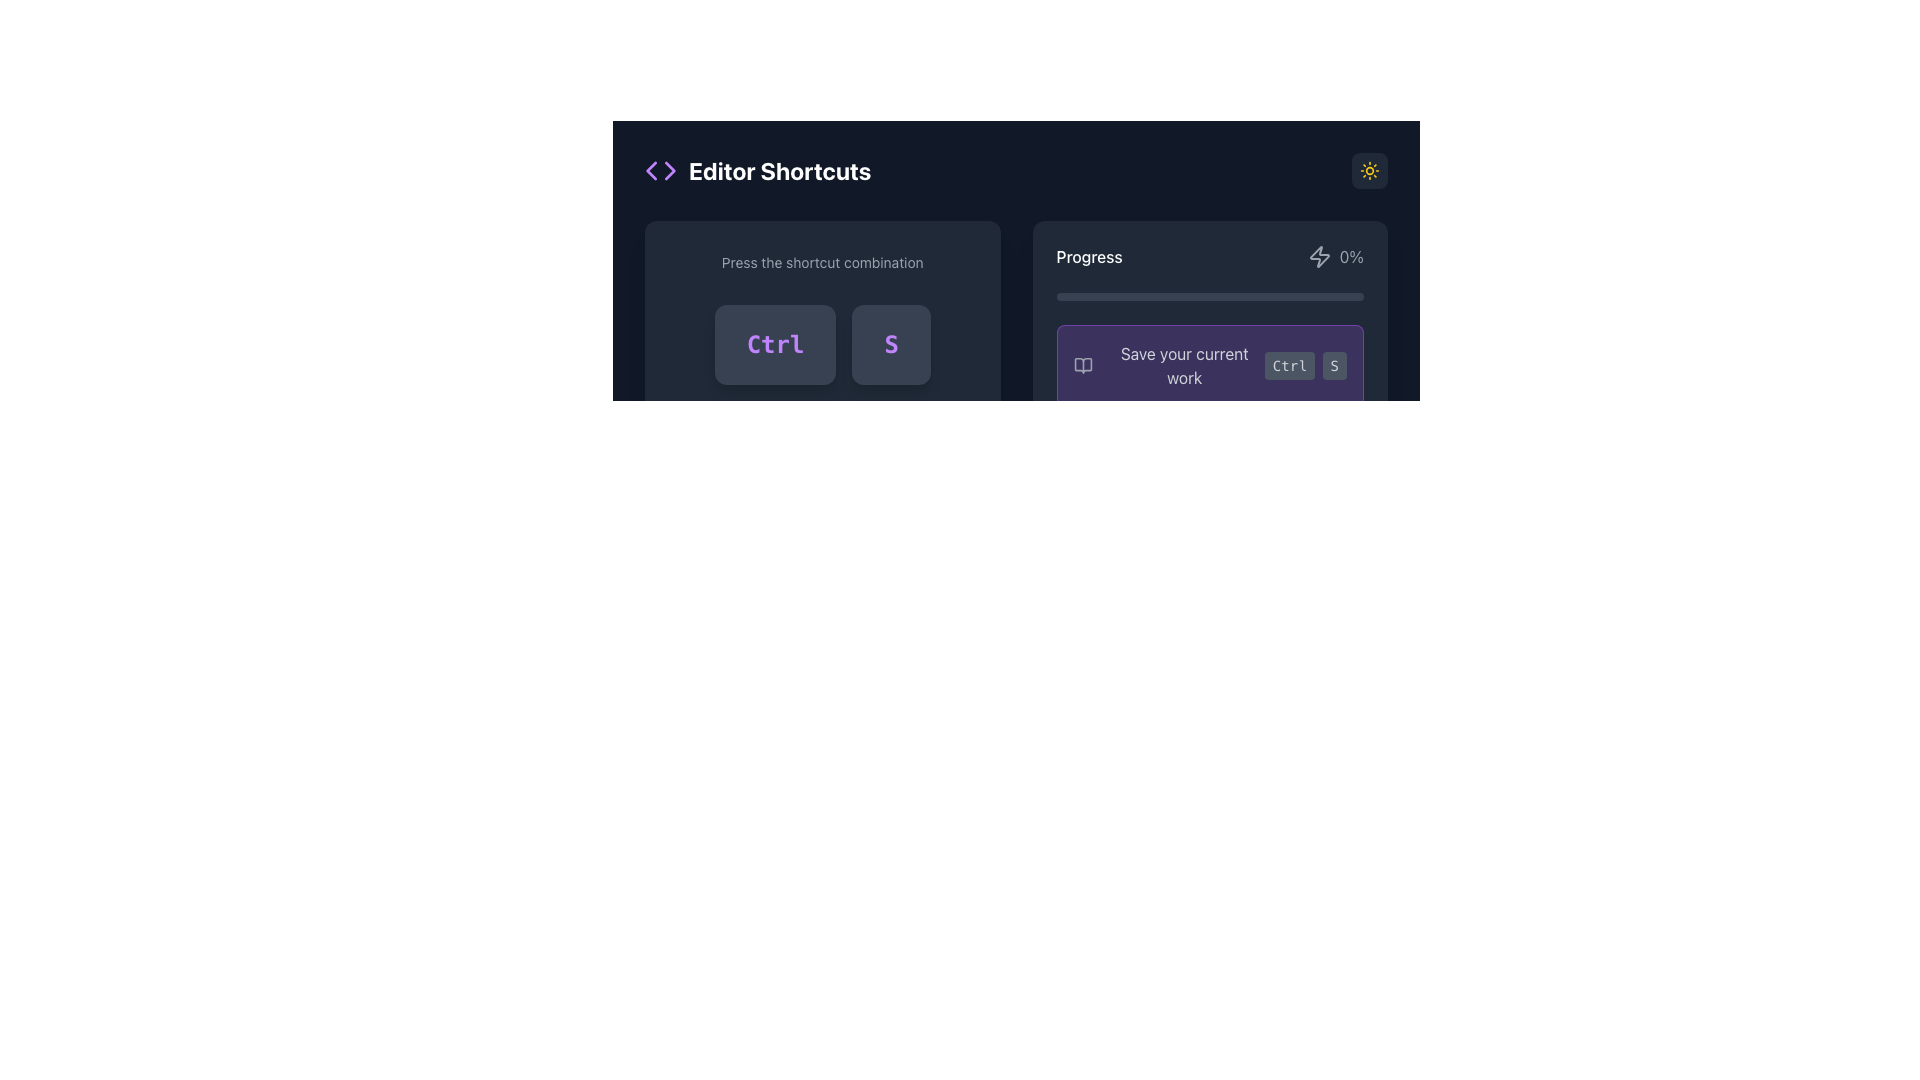 The width and height of the screenshot is (1920, 1080). What do you see at coordinates (1334, 366) in the screenshot?
I see `the button-like label displaying the letter 'S' that is styled with a dark gray background and lighter gray text, located in the 'Editor Shortcuts' section` at bounding box center [1334, 366].